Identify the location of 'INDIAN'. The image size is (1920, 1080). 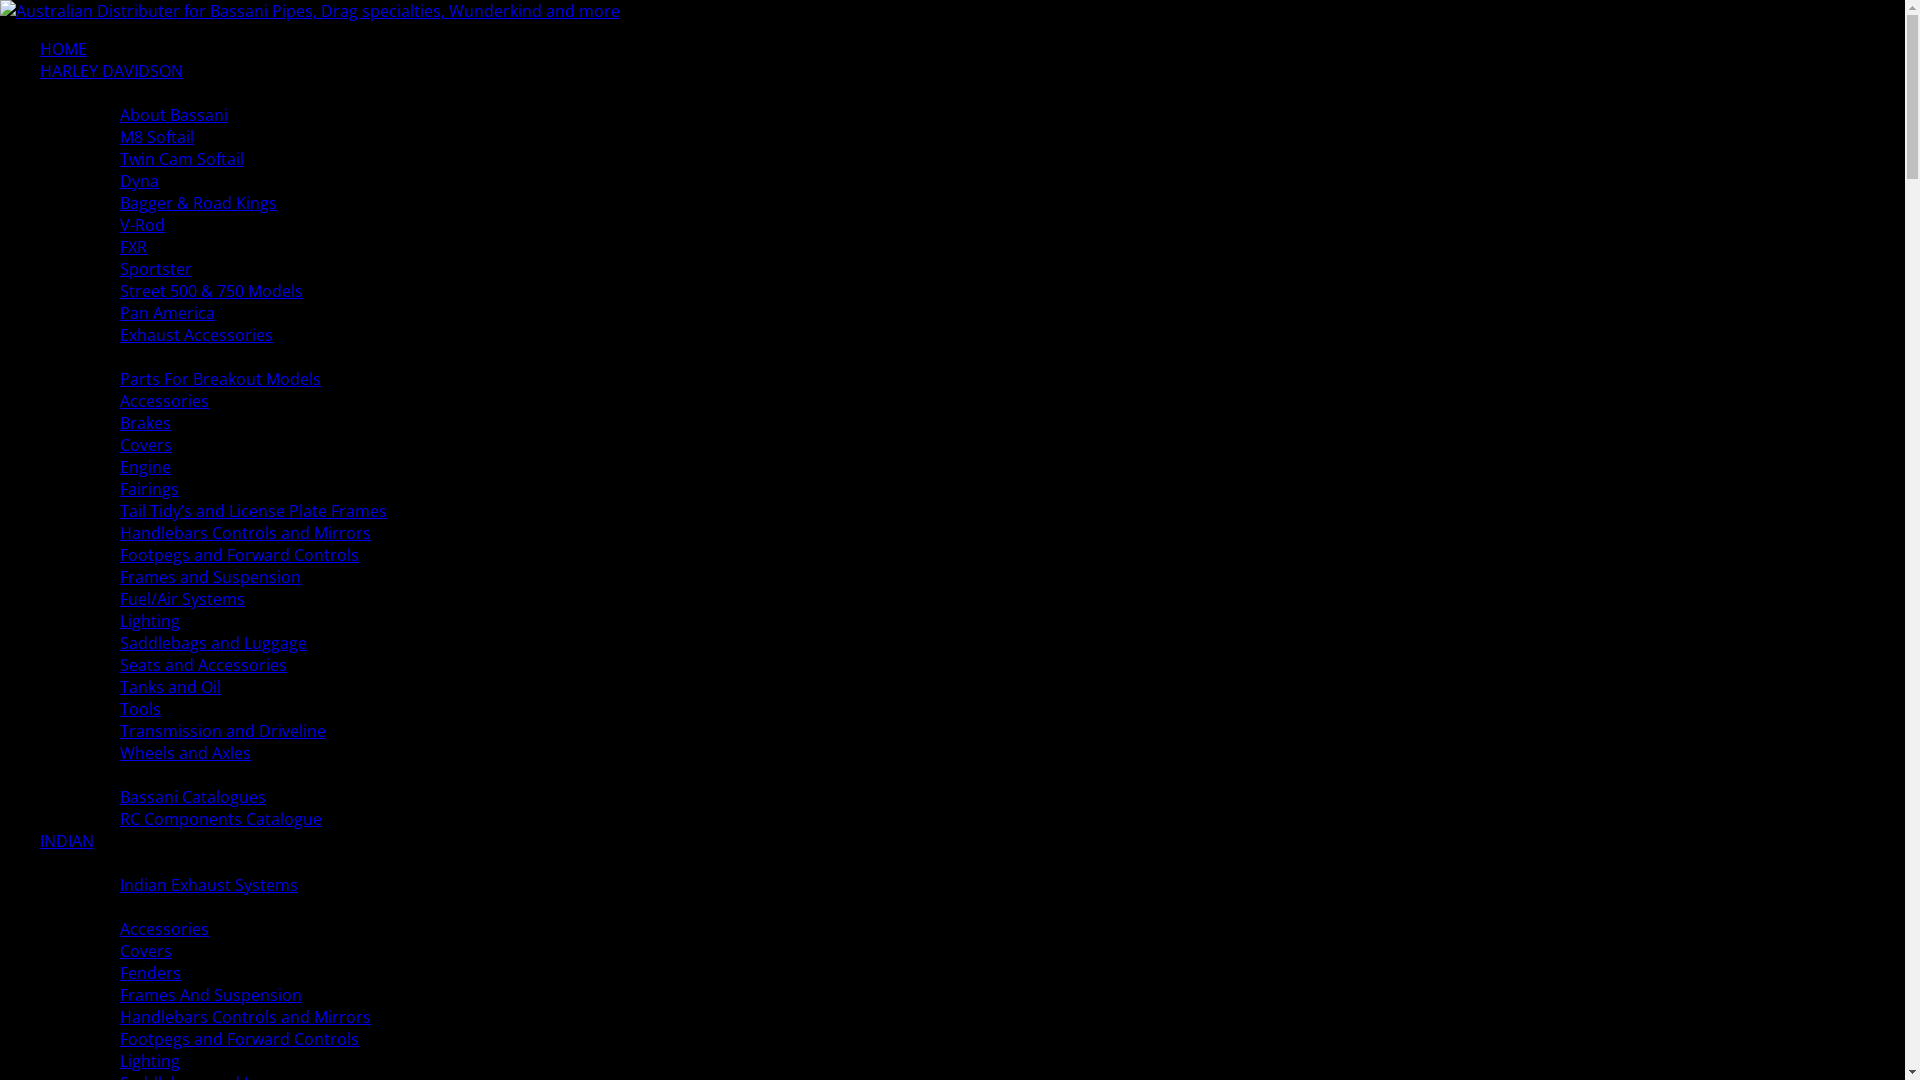
(67, 840).